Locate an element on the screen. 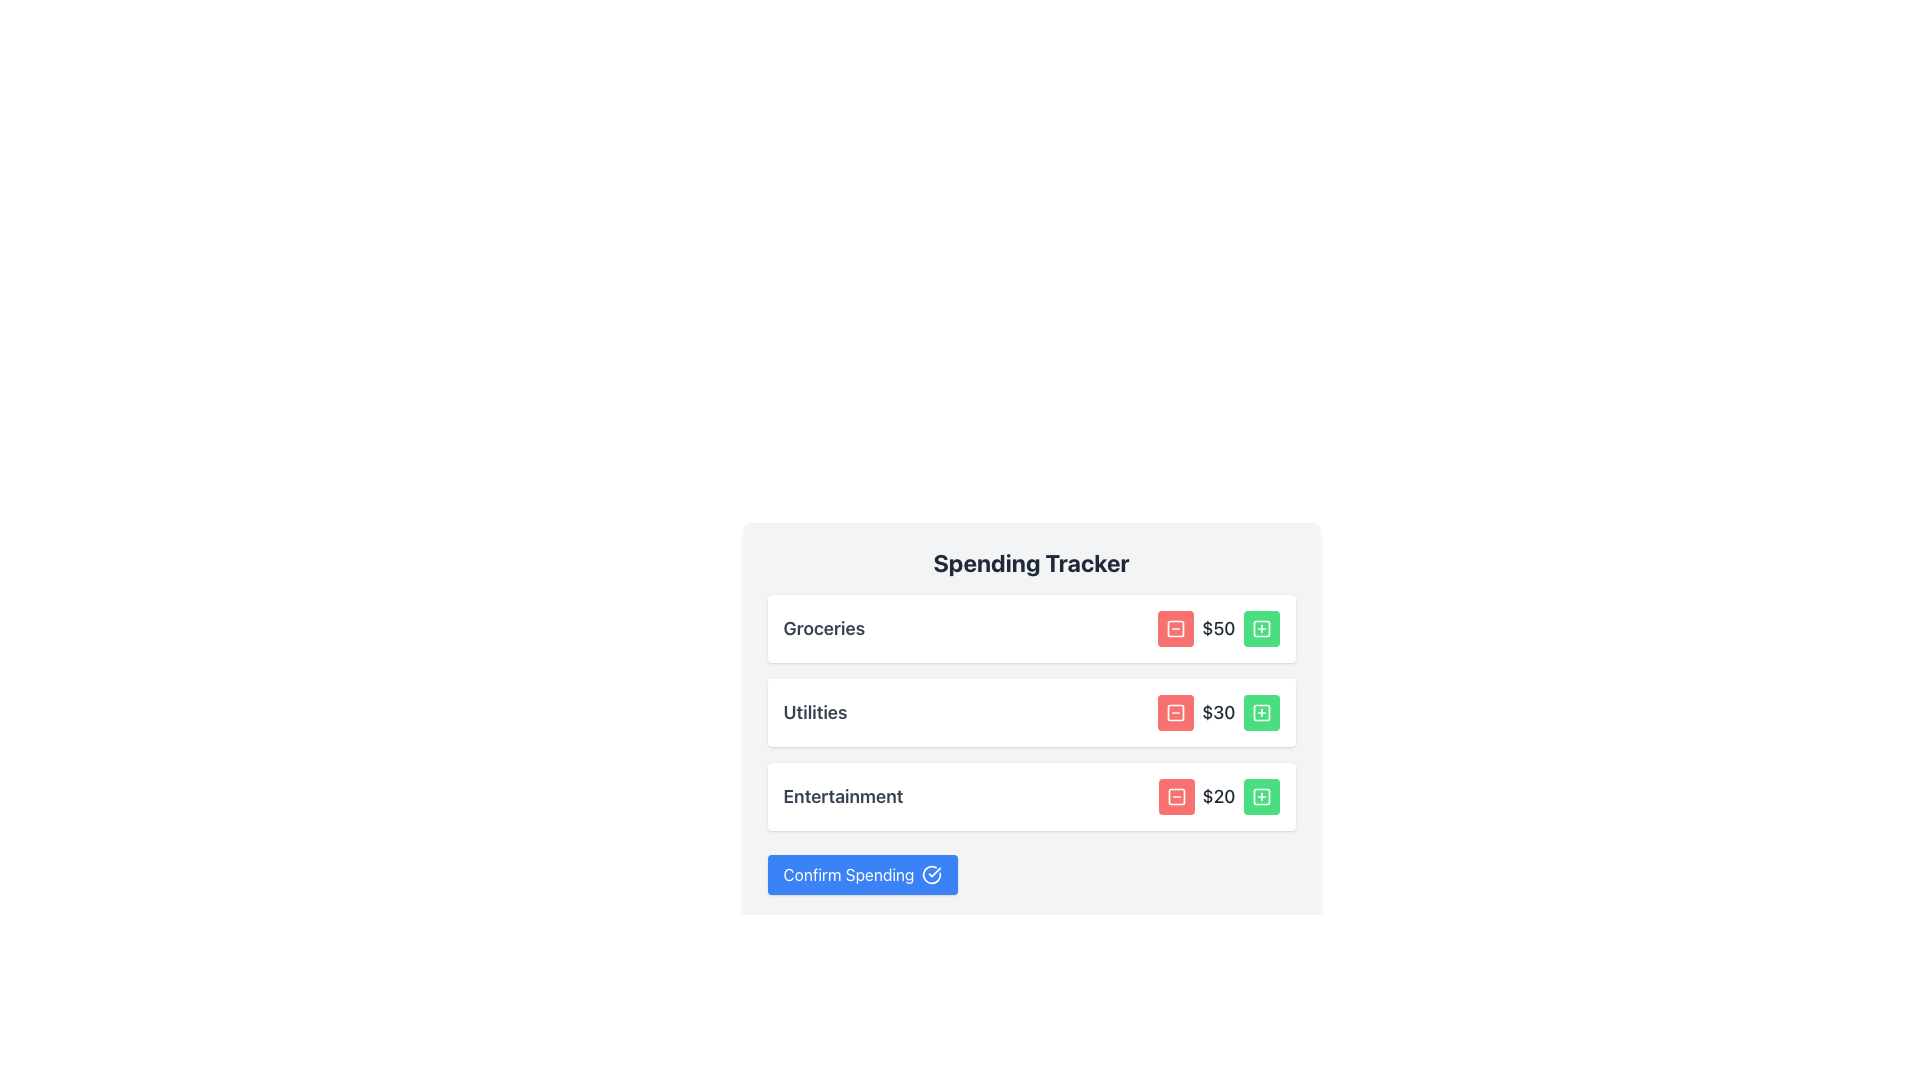 The height and width of the screenshot is (1080, 1920). the 'Groceries' text label, which is a bold, medium-sized, gray font element located at the far-left of a spending tracker interface row is located at coordinates (824, 627).